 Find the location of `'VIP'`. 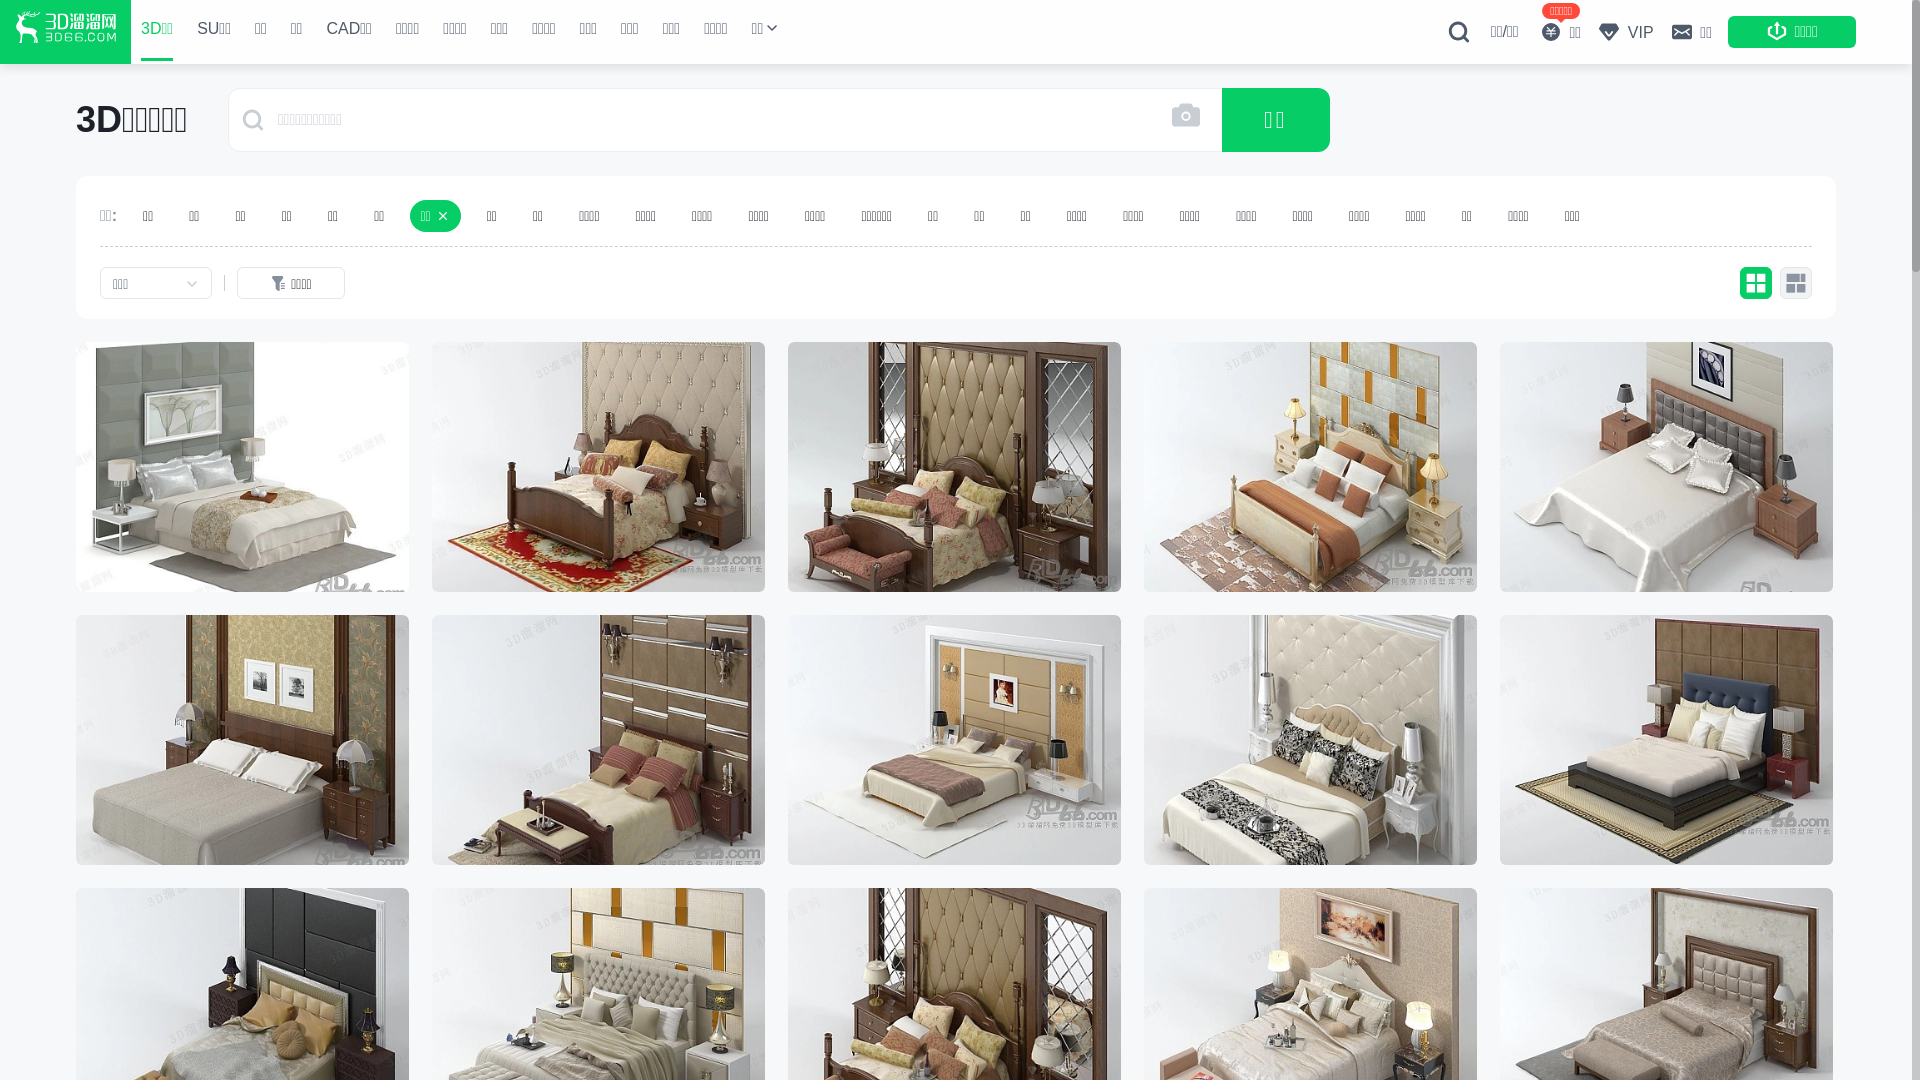

'VIP' is located at coordinates (1596, 31).